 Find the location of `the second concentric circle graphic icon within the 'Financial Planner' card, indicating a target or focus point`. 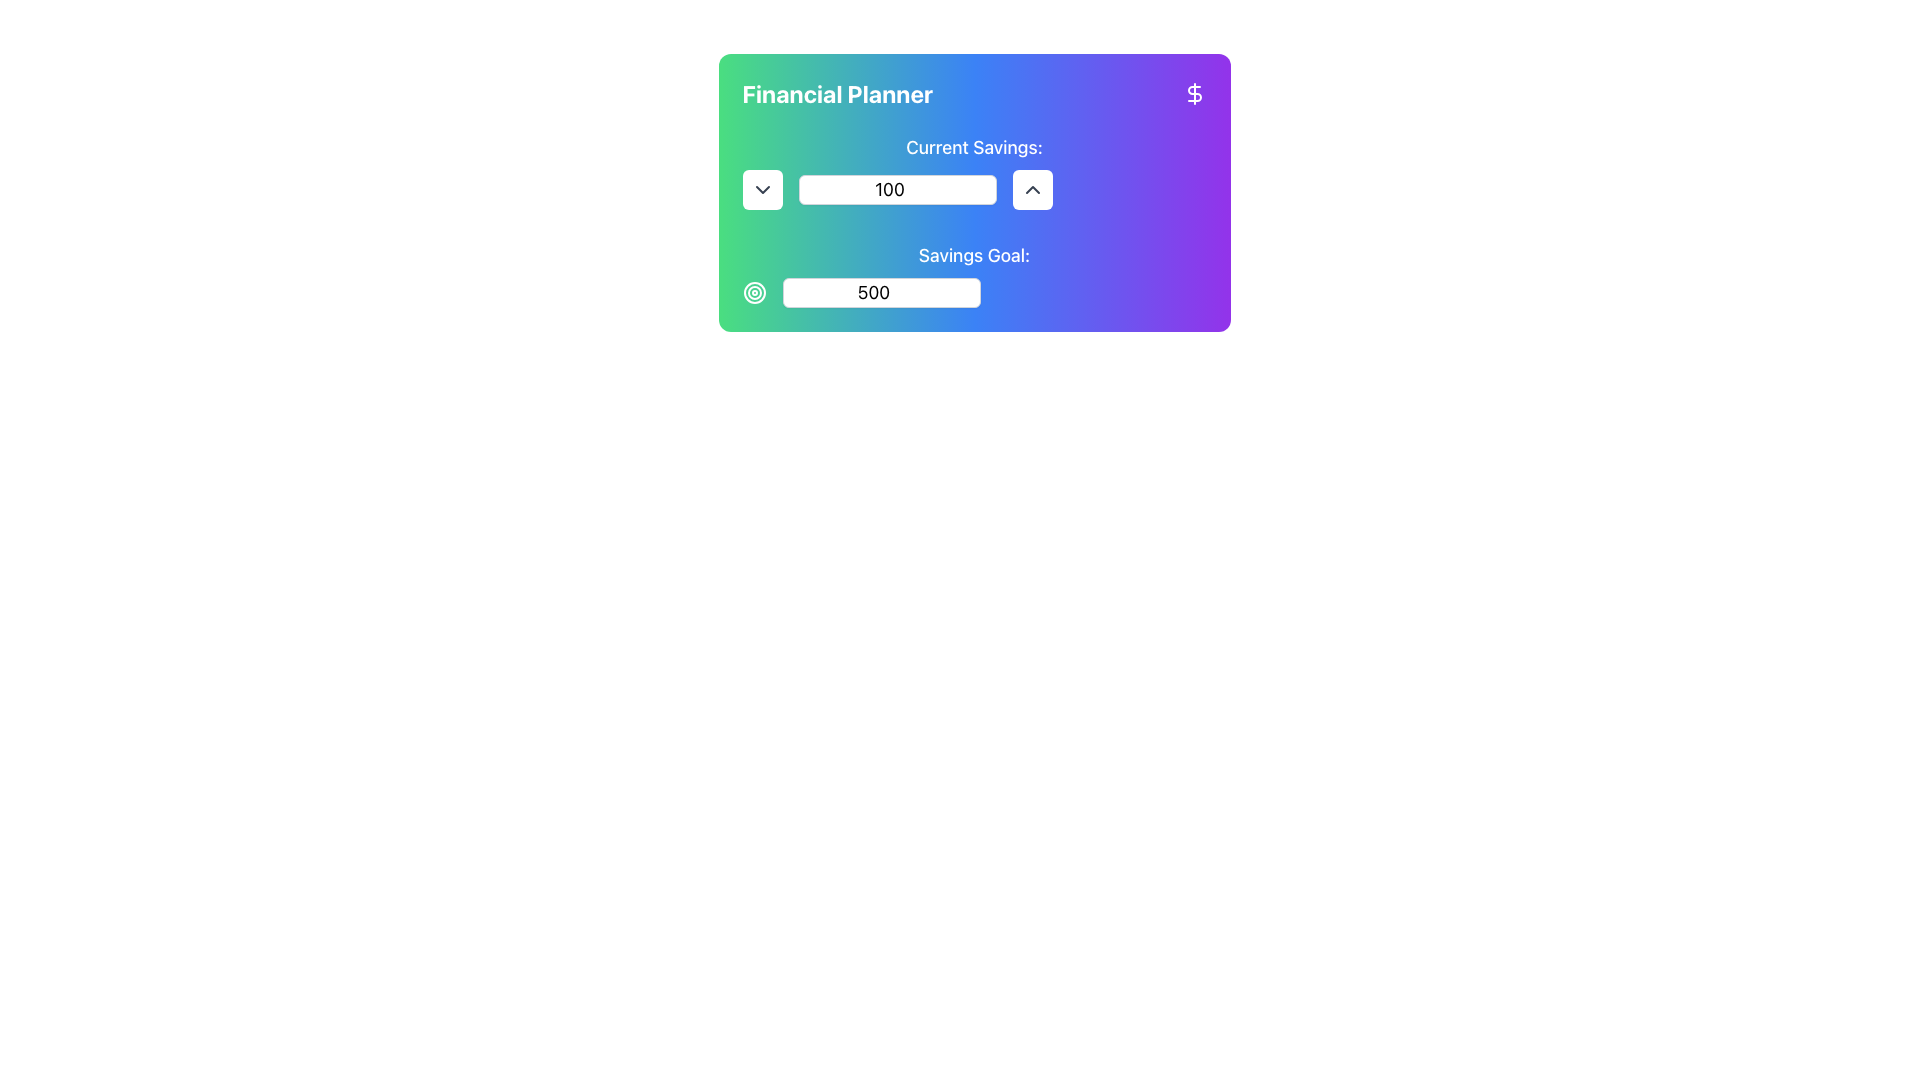

the second concentric circle graphic icon within the 'Financial Planner' card, indicating a target or focus point is located at coordinates (753, 293).